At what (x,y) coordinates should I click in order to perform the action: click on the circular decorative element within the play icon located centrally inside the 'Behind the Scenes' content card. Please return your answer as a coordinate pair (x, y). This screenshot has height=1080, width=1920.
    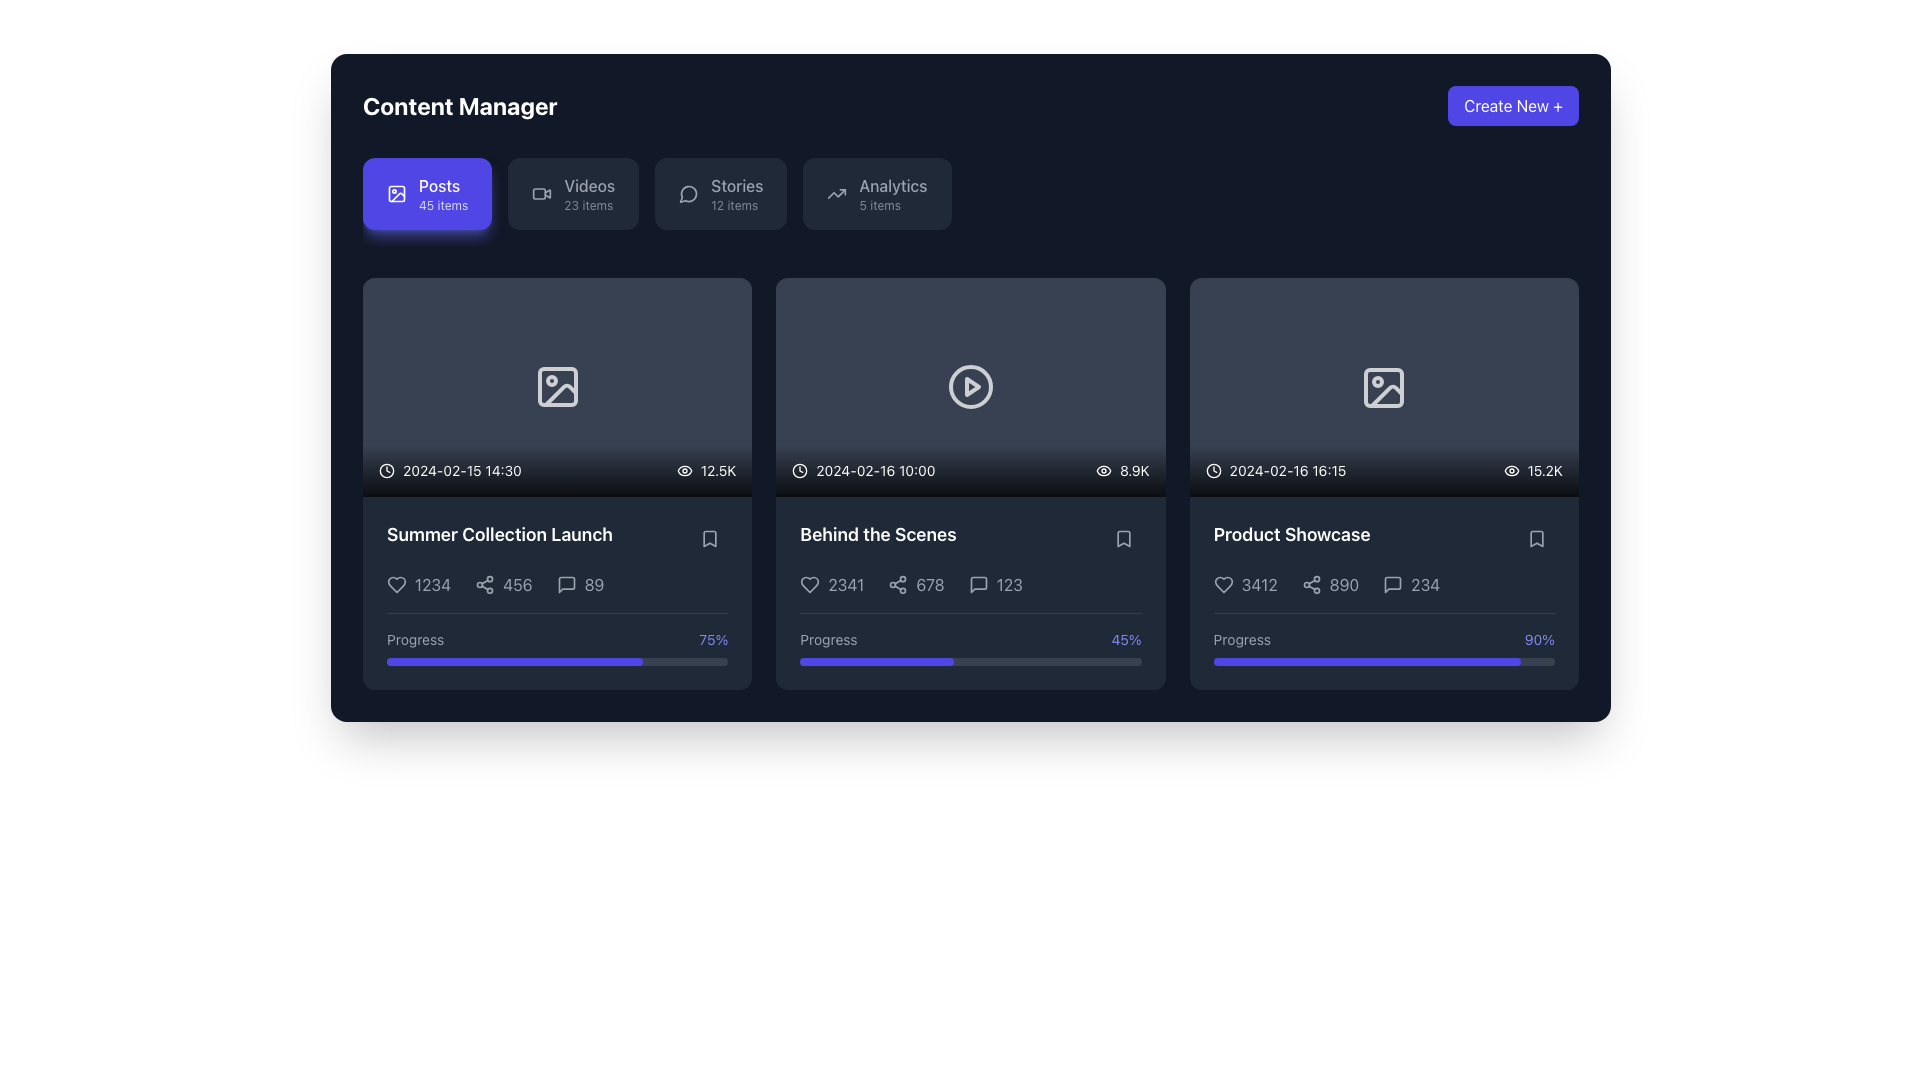
    Looking at the image, I should click on (970, 387).